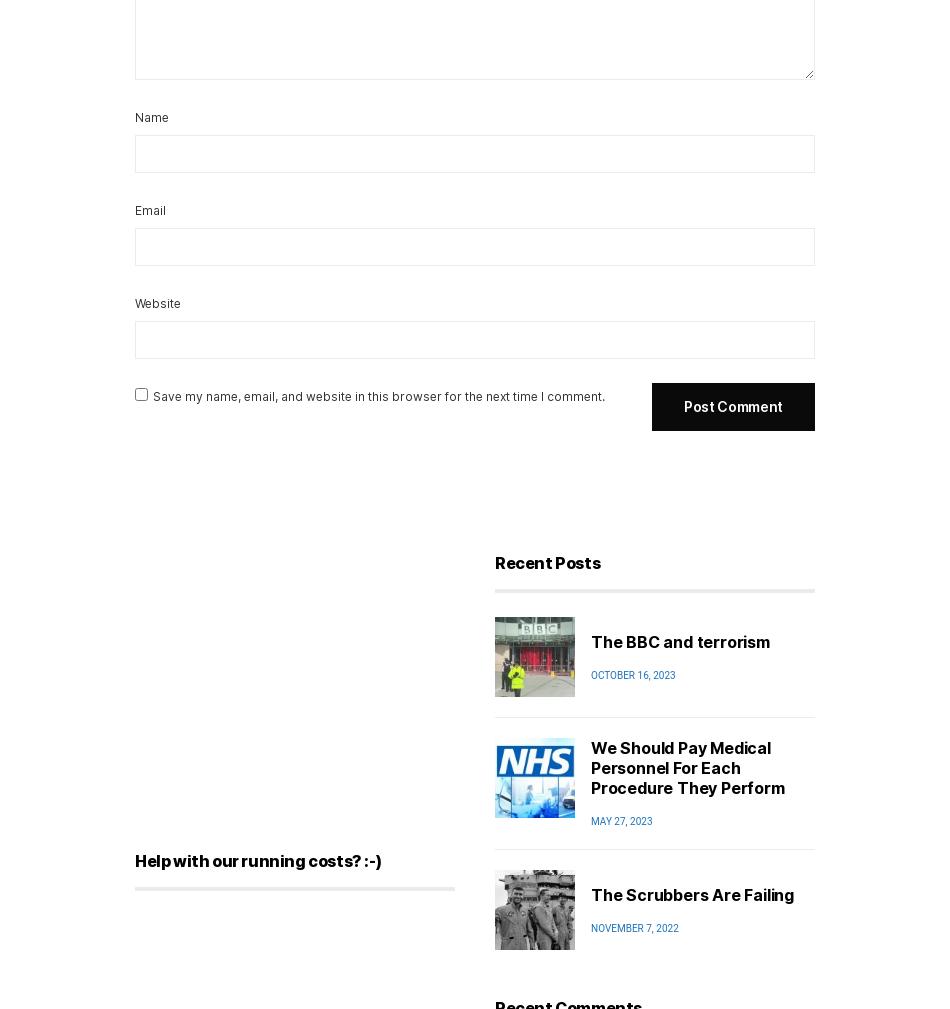 The image size is (950, 1009). I want to click on 'May 27, 2023', so click(621, 821).